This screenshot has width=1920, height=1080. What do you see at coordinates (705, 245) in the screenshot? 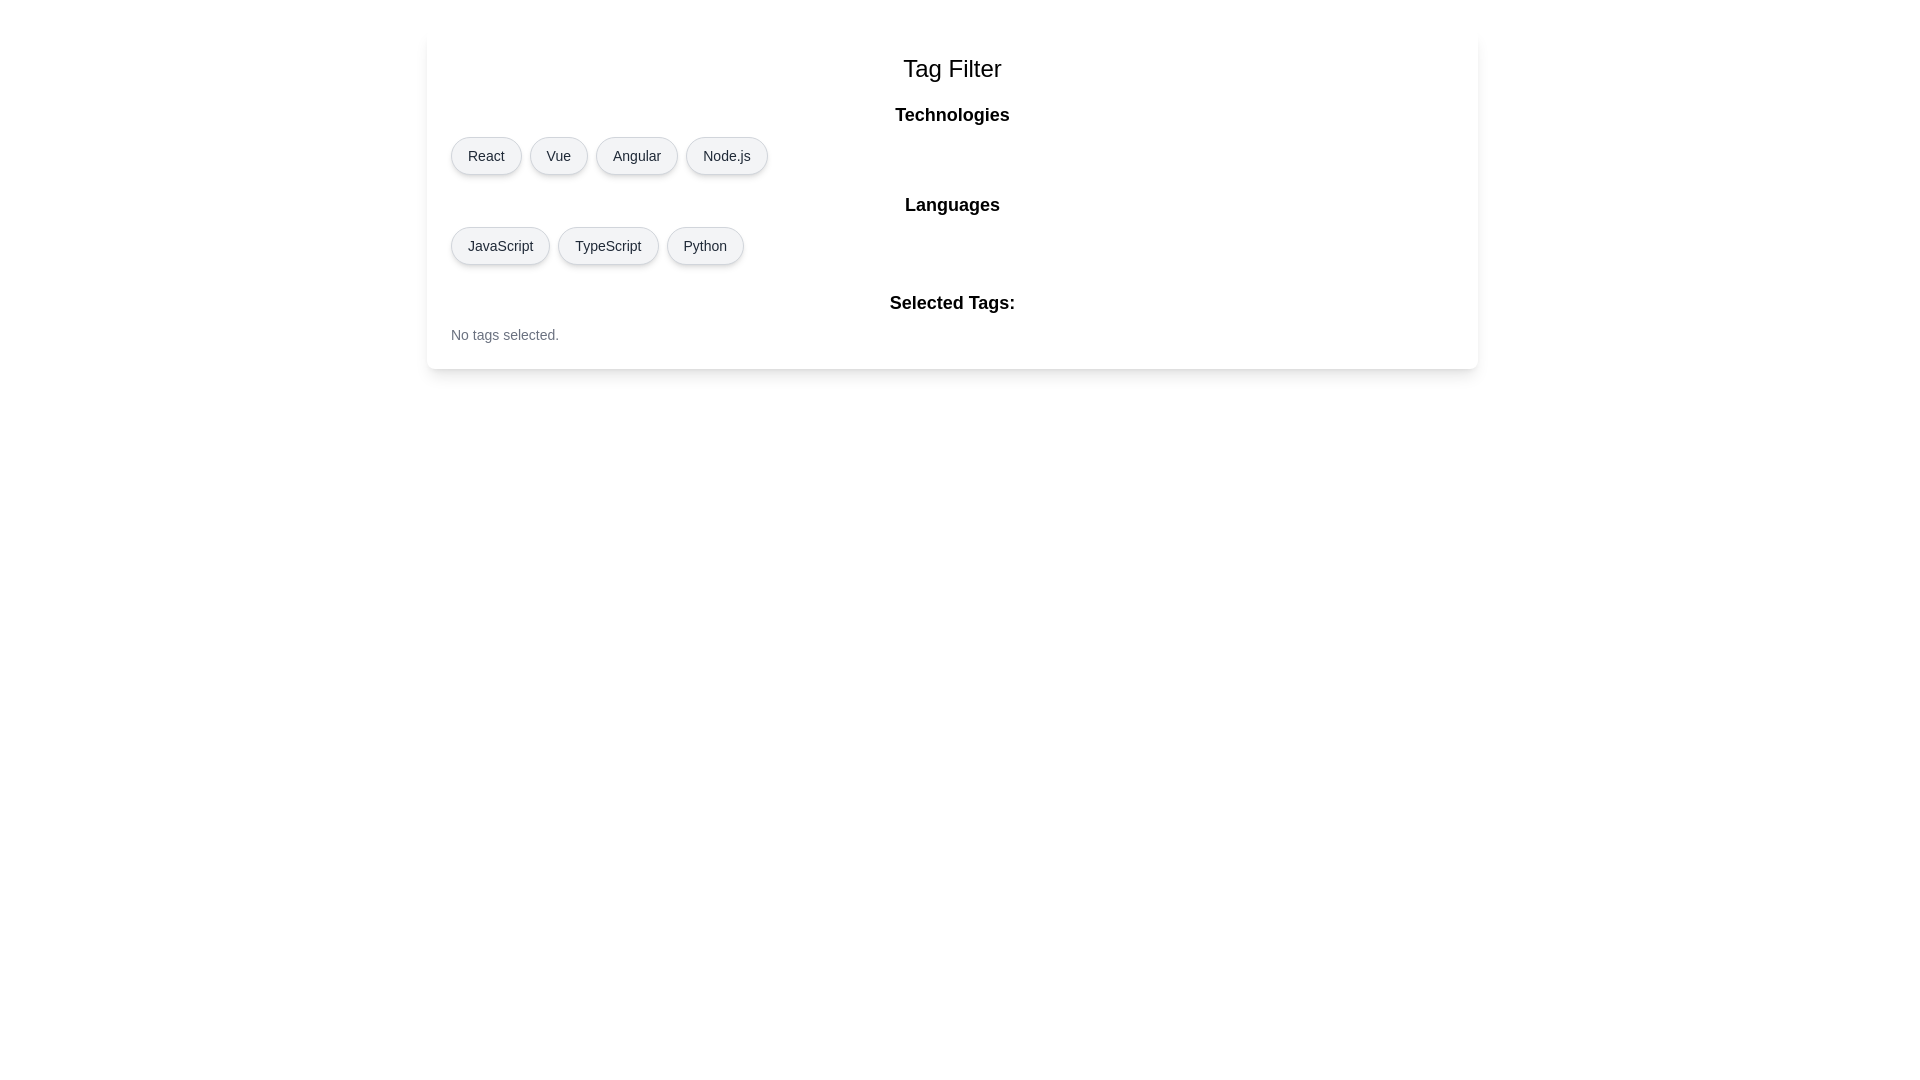
I see `the button labeled 'Python' which is the third button in a horizontal group under the 'Technologies' section` at bounding box center [705, 245].